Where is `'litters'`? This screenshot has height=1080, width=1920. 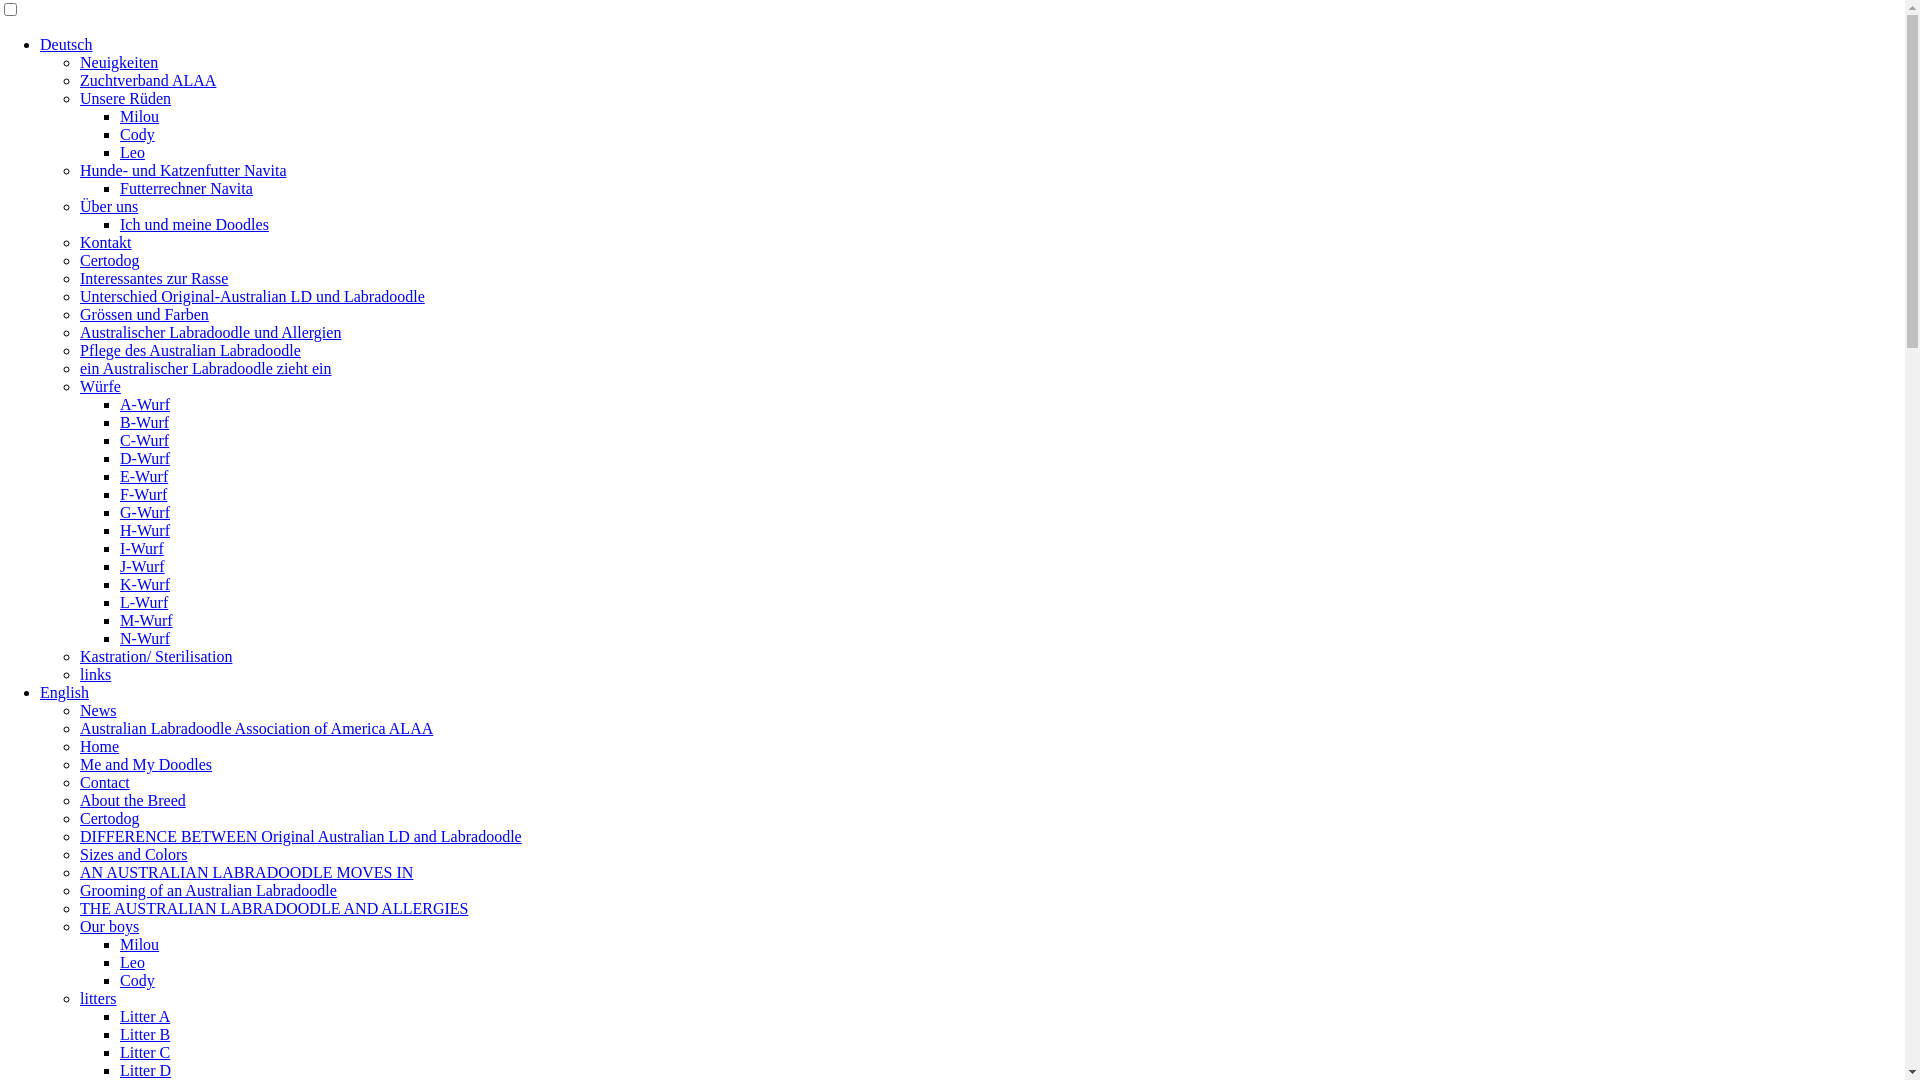
'litters' is located at coordinates (96, 998).